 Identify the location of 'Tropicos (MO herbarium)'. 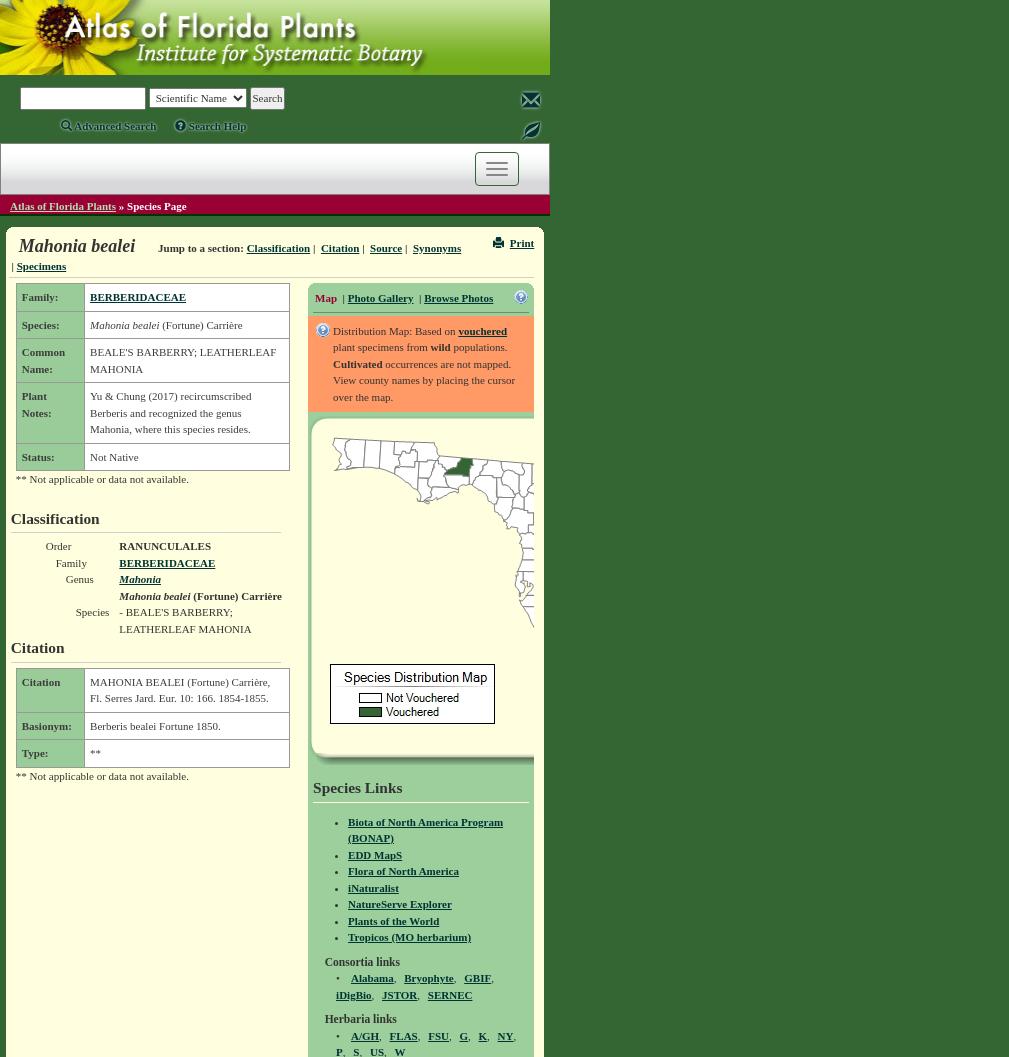
(408, 937).